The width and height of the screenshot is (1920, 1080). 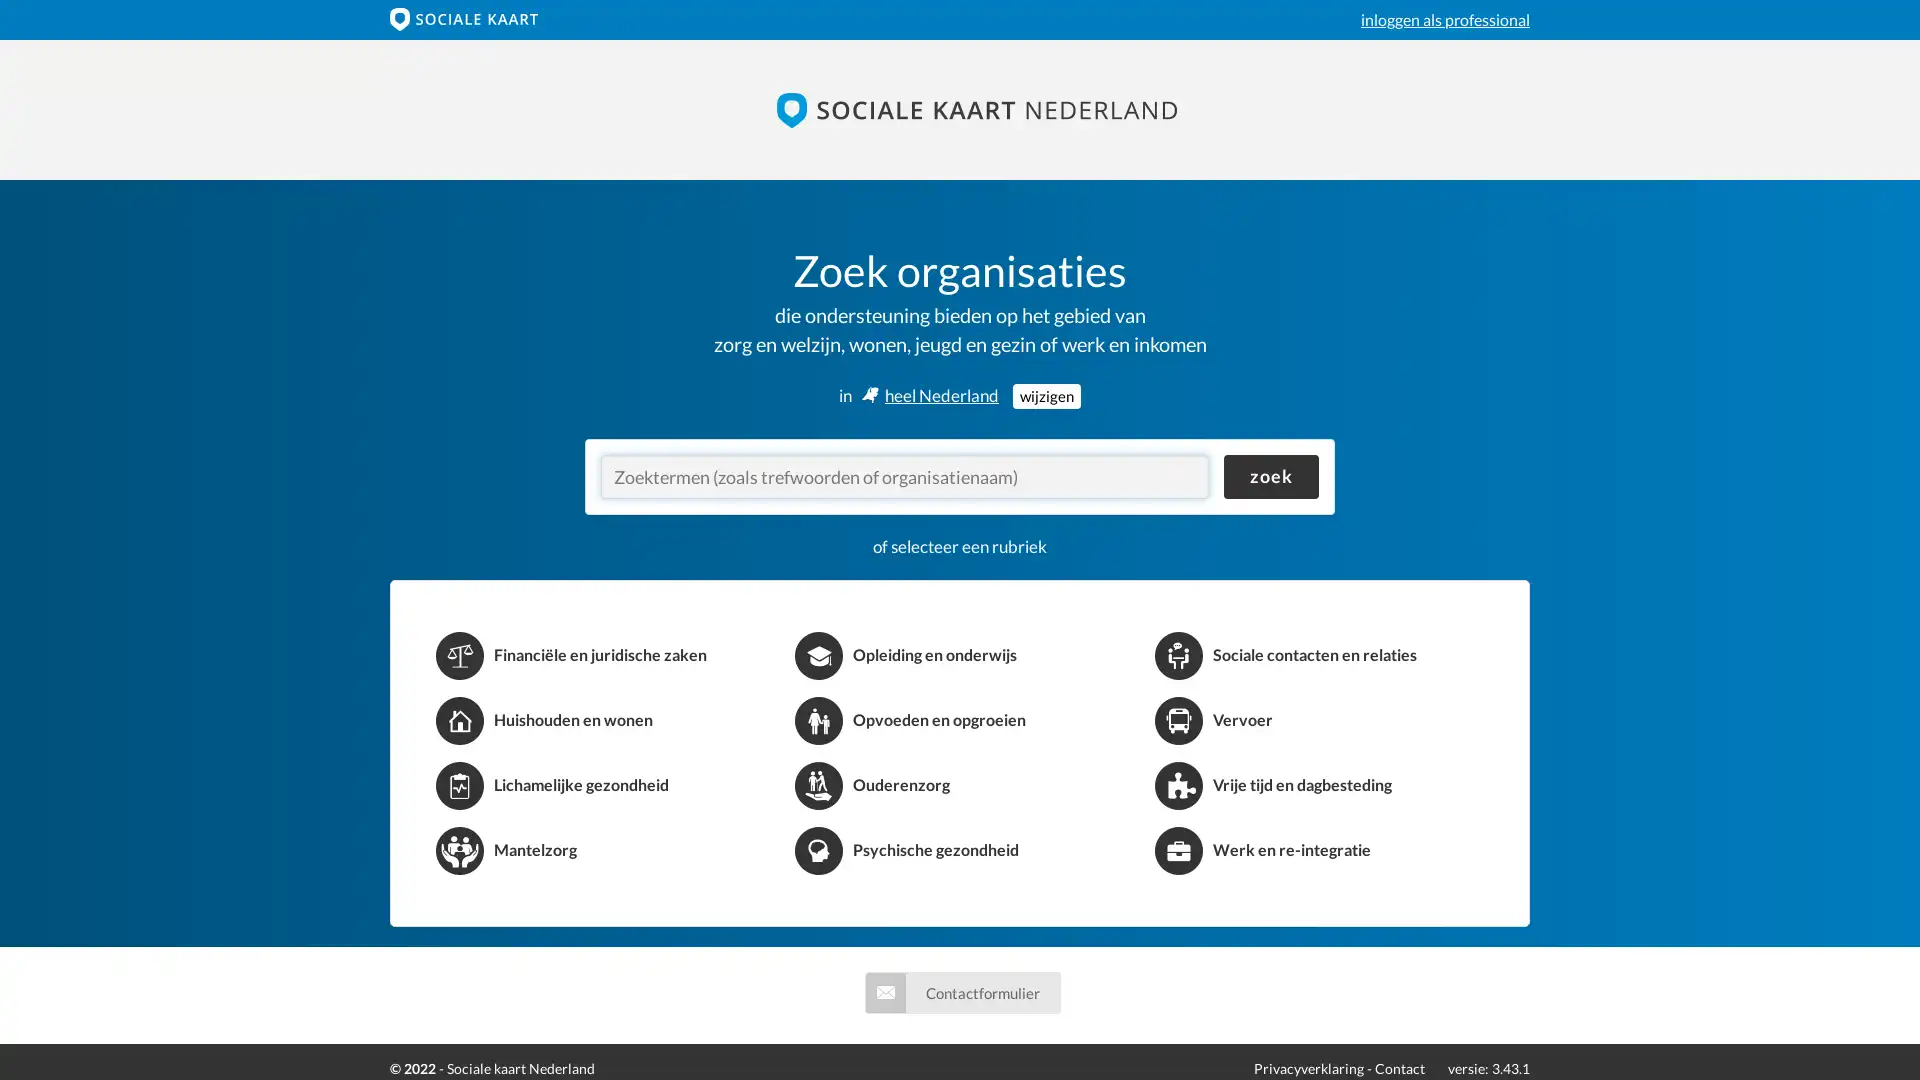 What do you see at coordinates (1045, 395) in the screenshot?
I see `wijzigen` at bounding box center [1045, 395].